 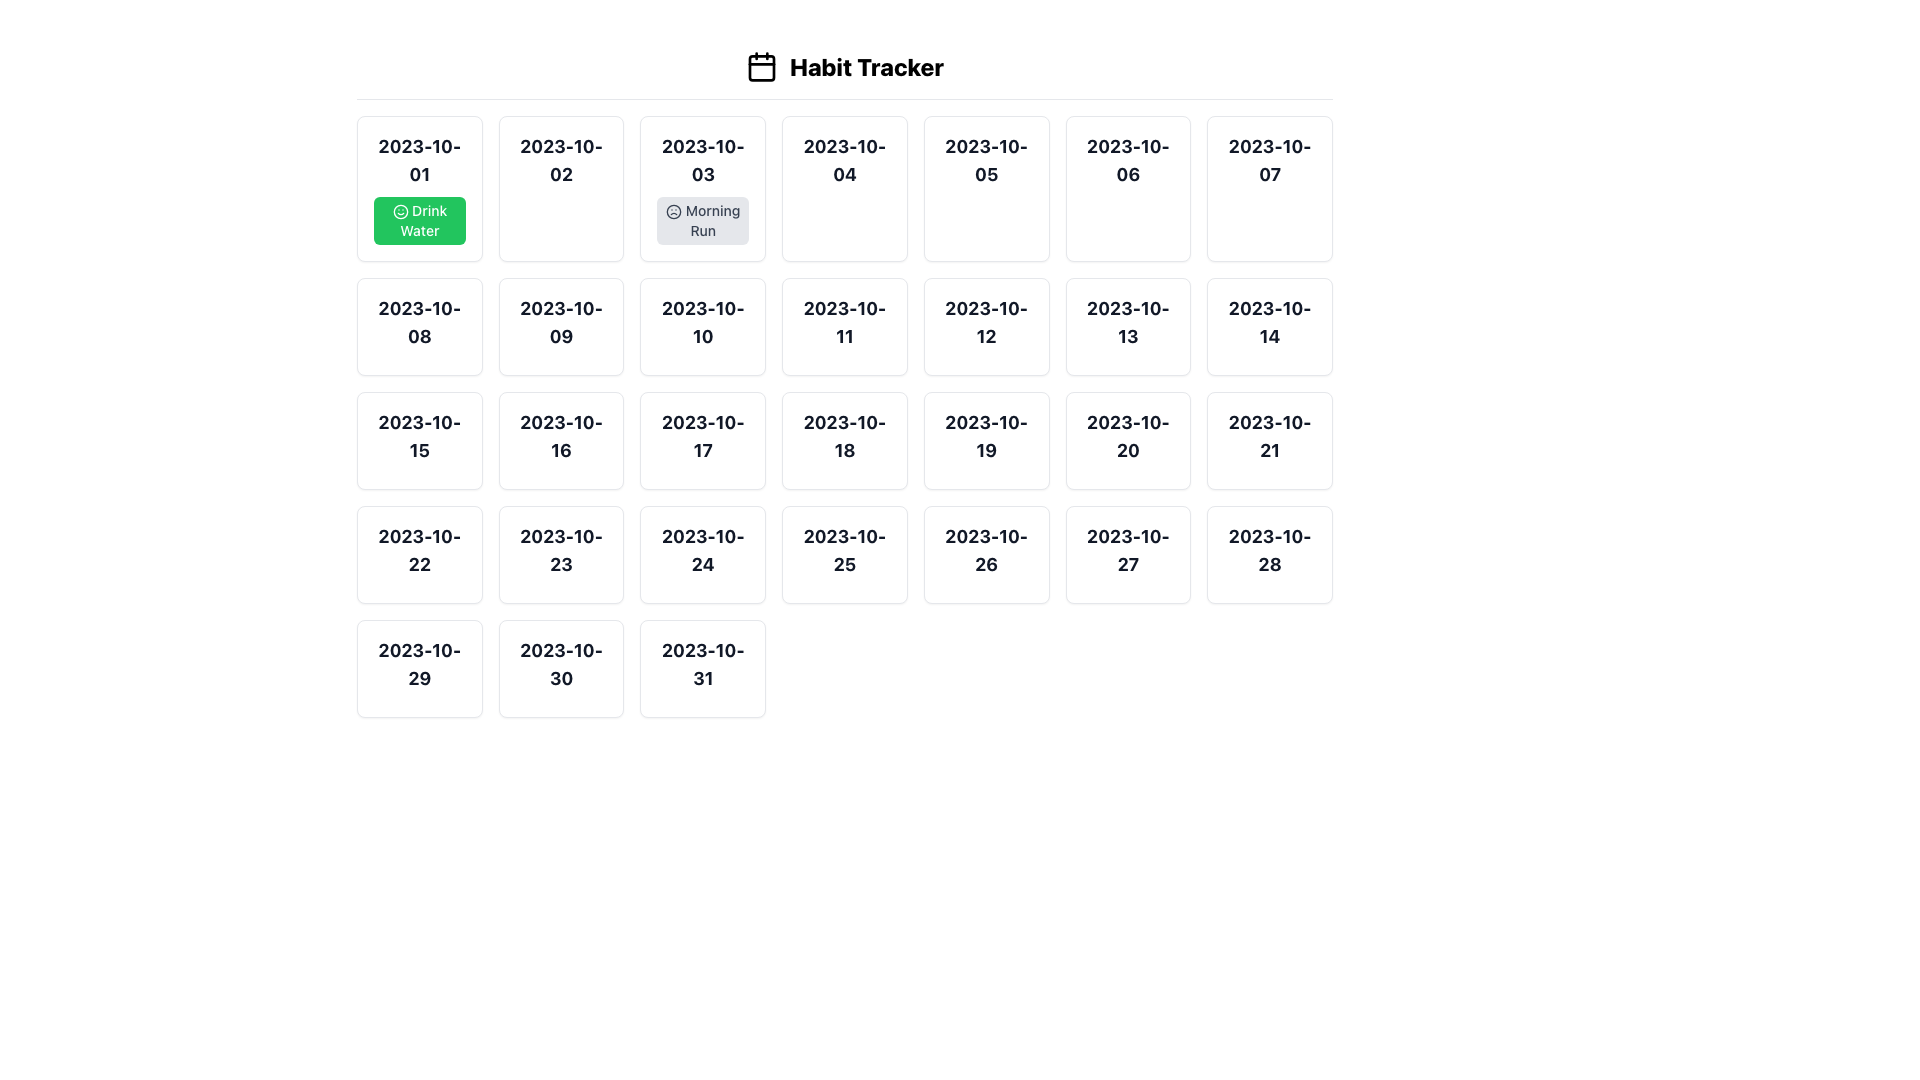 I want to click on the clickable date card displaying '2023-10-11' in the habit tracker interface, so click(x=844, y=326).